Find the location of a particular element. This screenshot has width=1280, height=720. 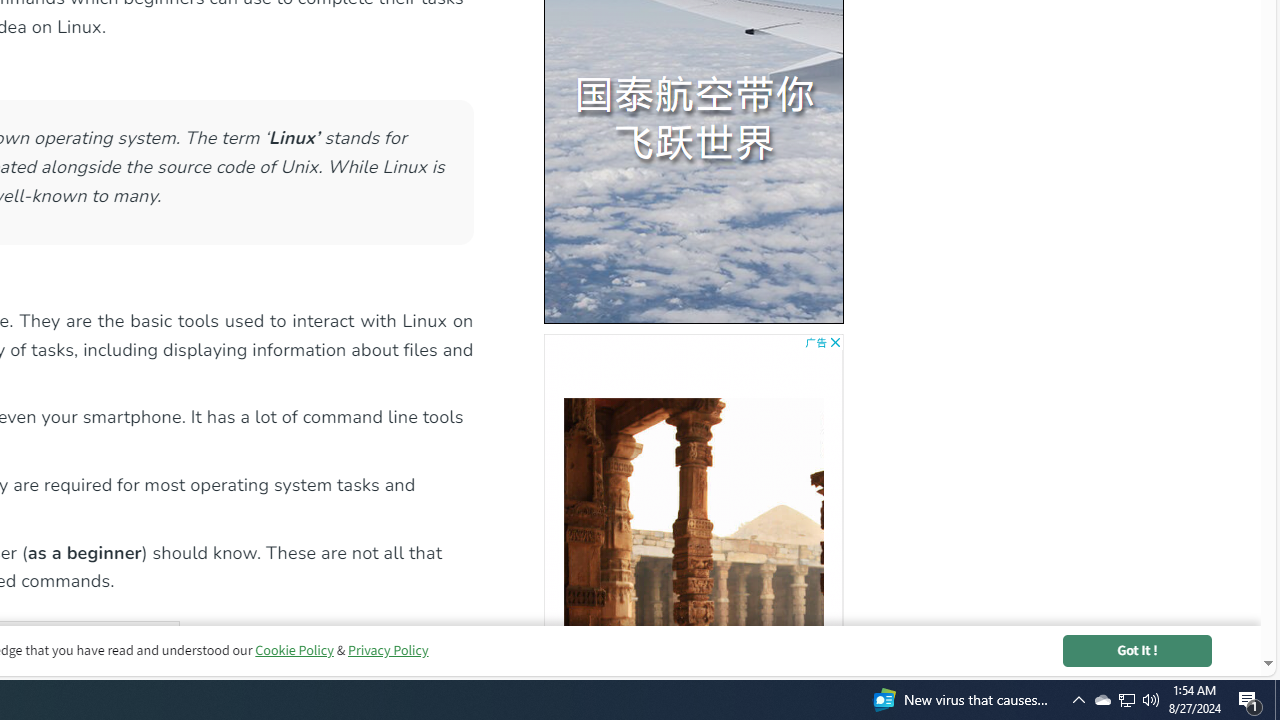

'AutomationID: cbb' is located at coordinates (835, 341).